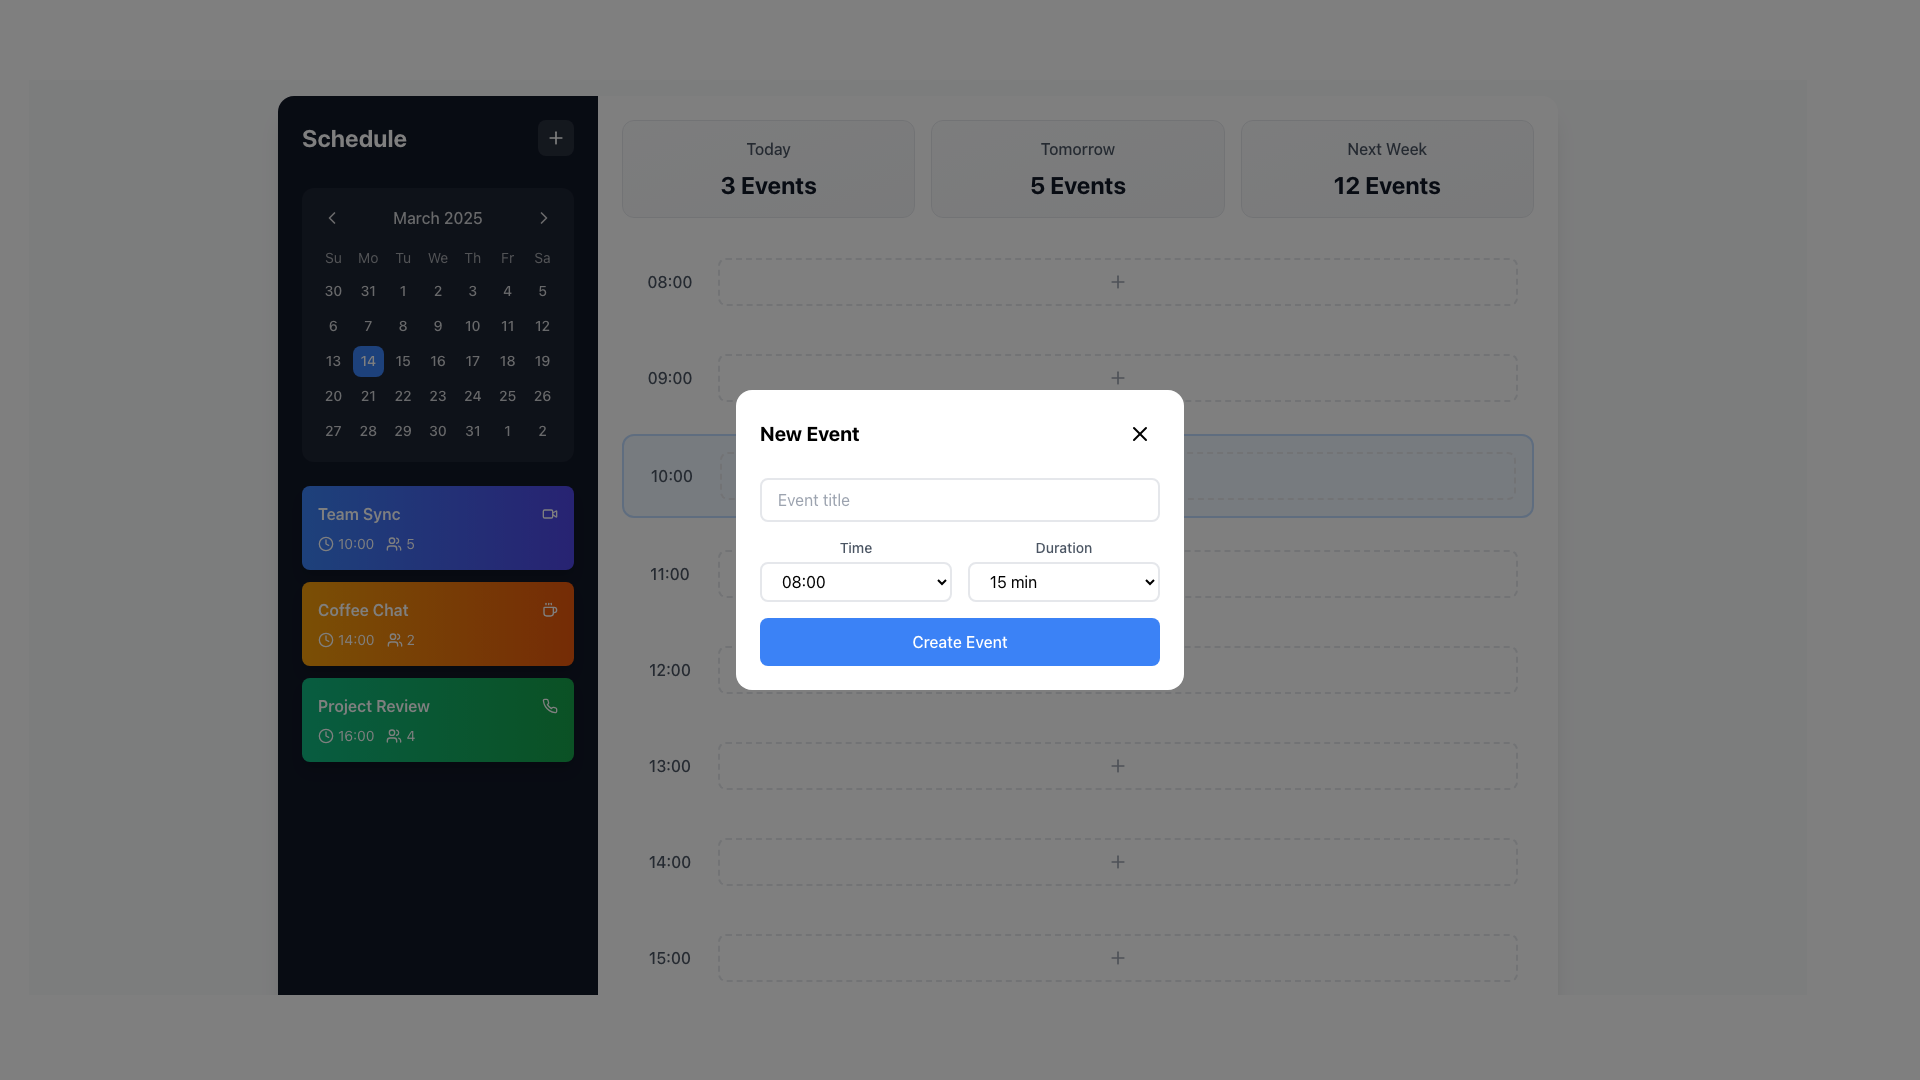 The image size is (1920, 1080). Describe the element at coordinates (1117, 765) in the screenshot. I see `the interactable button for adding an event in the time slot labeled '13:00'` at that location.